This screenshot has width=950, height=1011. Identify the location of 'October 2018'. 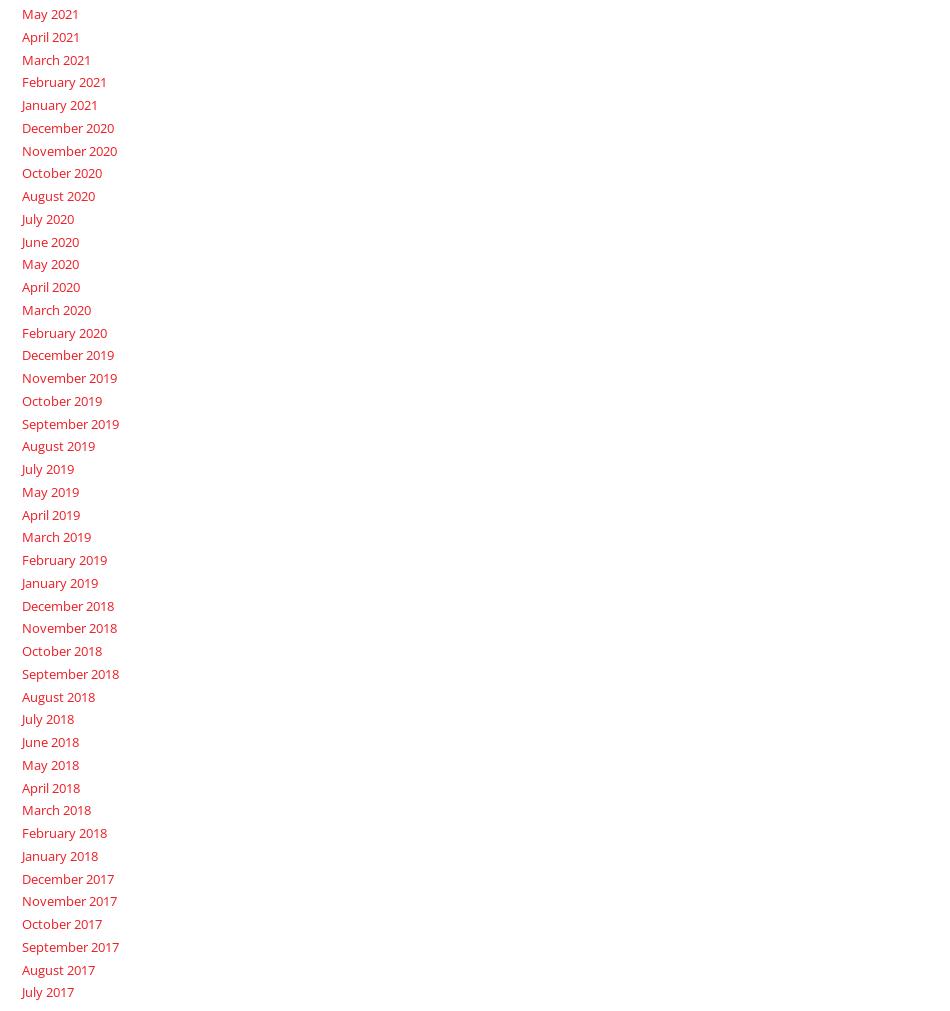
(20, 650).